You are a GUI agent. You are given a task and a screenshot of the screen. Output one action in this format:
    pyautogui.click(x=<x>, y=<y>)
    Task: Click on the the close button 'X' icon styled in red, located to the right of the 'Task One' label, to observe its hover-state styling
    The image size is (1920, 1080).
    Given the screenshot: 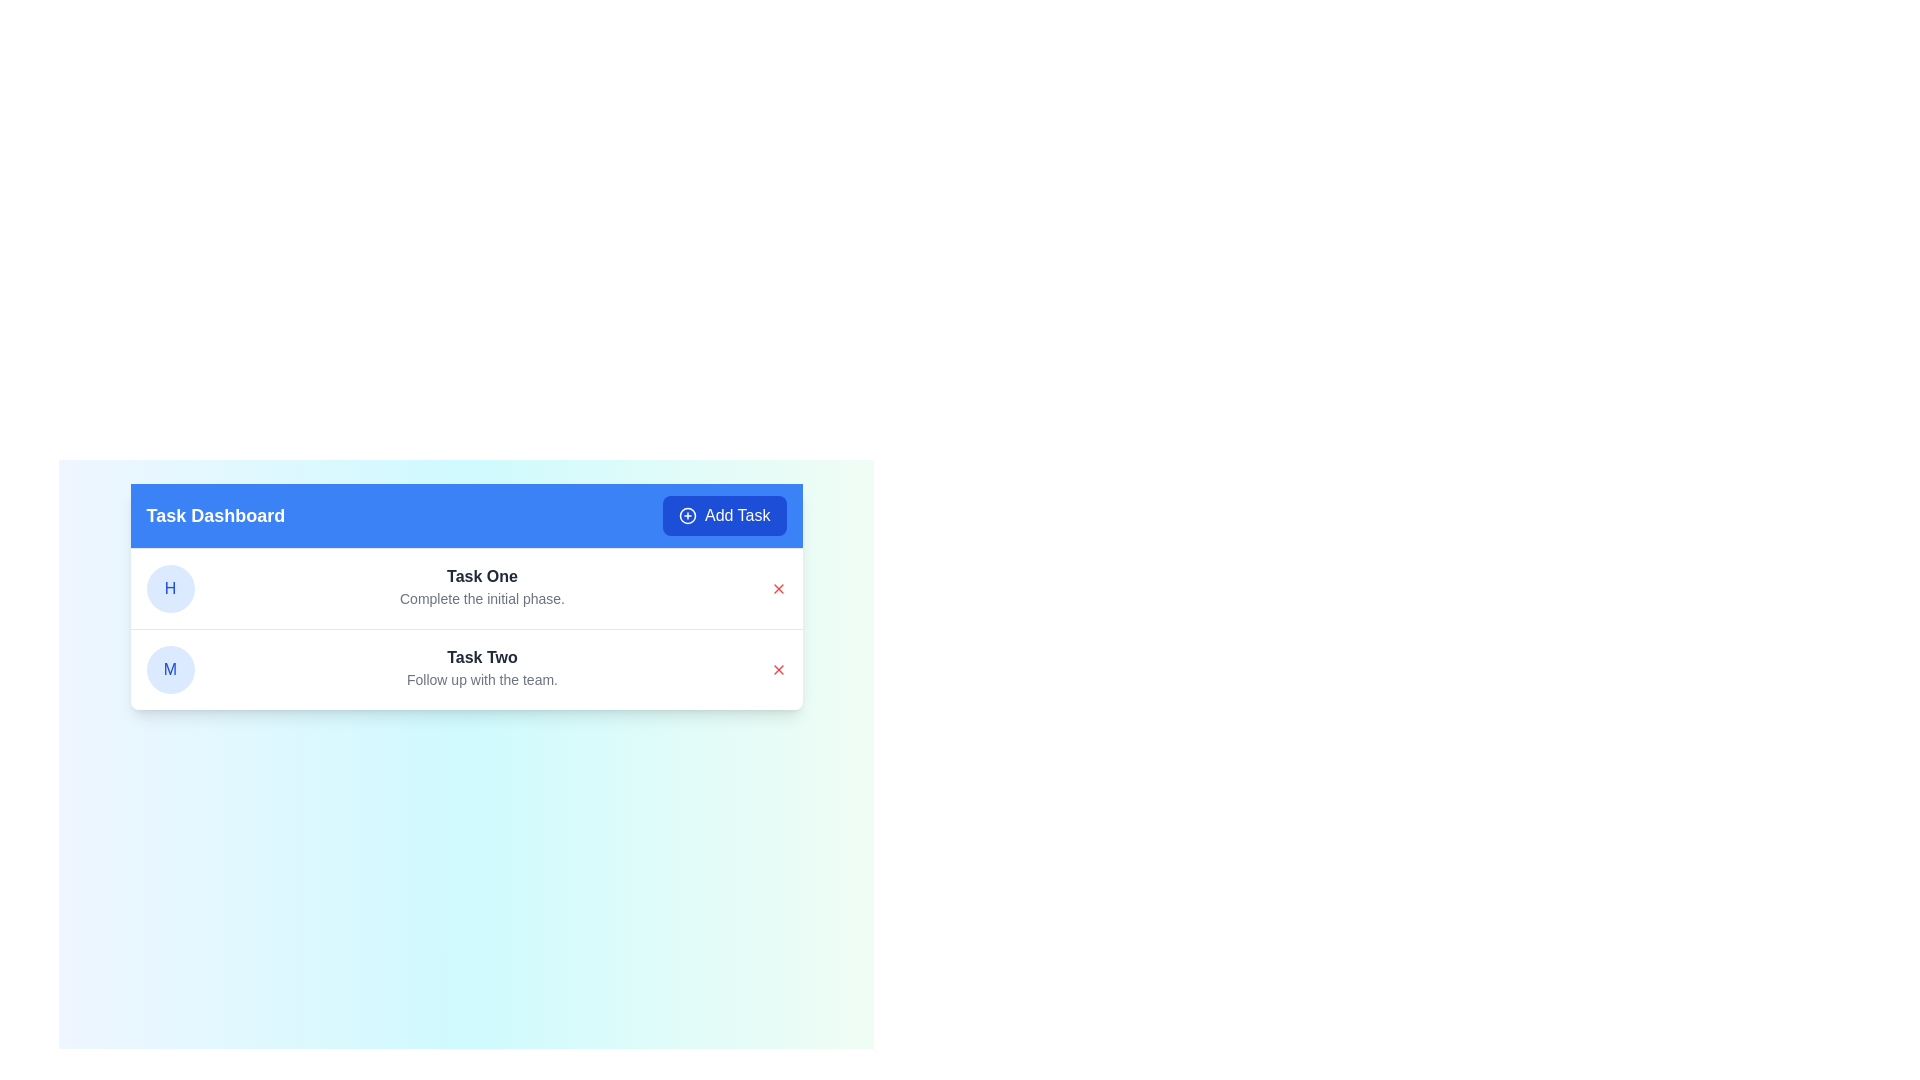 What is the action you would take?
    pyautogui.click(x=777, y=588)
    